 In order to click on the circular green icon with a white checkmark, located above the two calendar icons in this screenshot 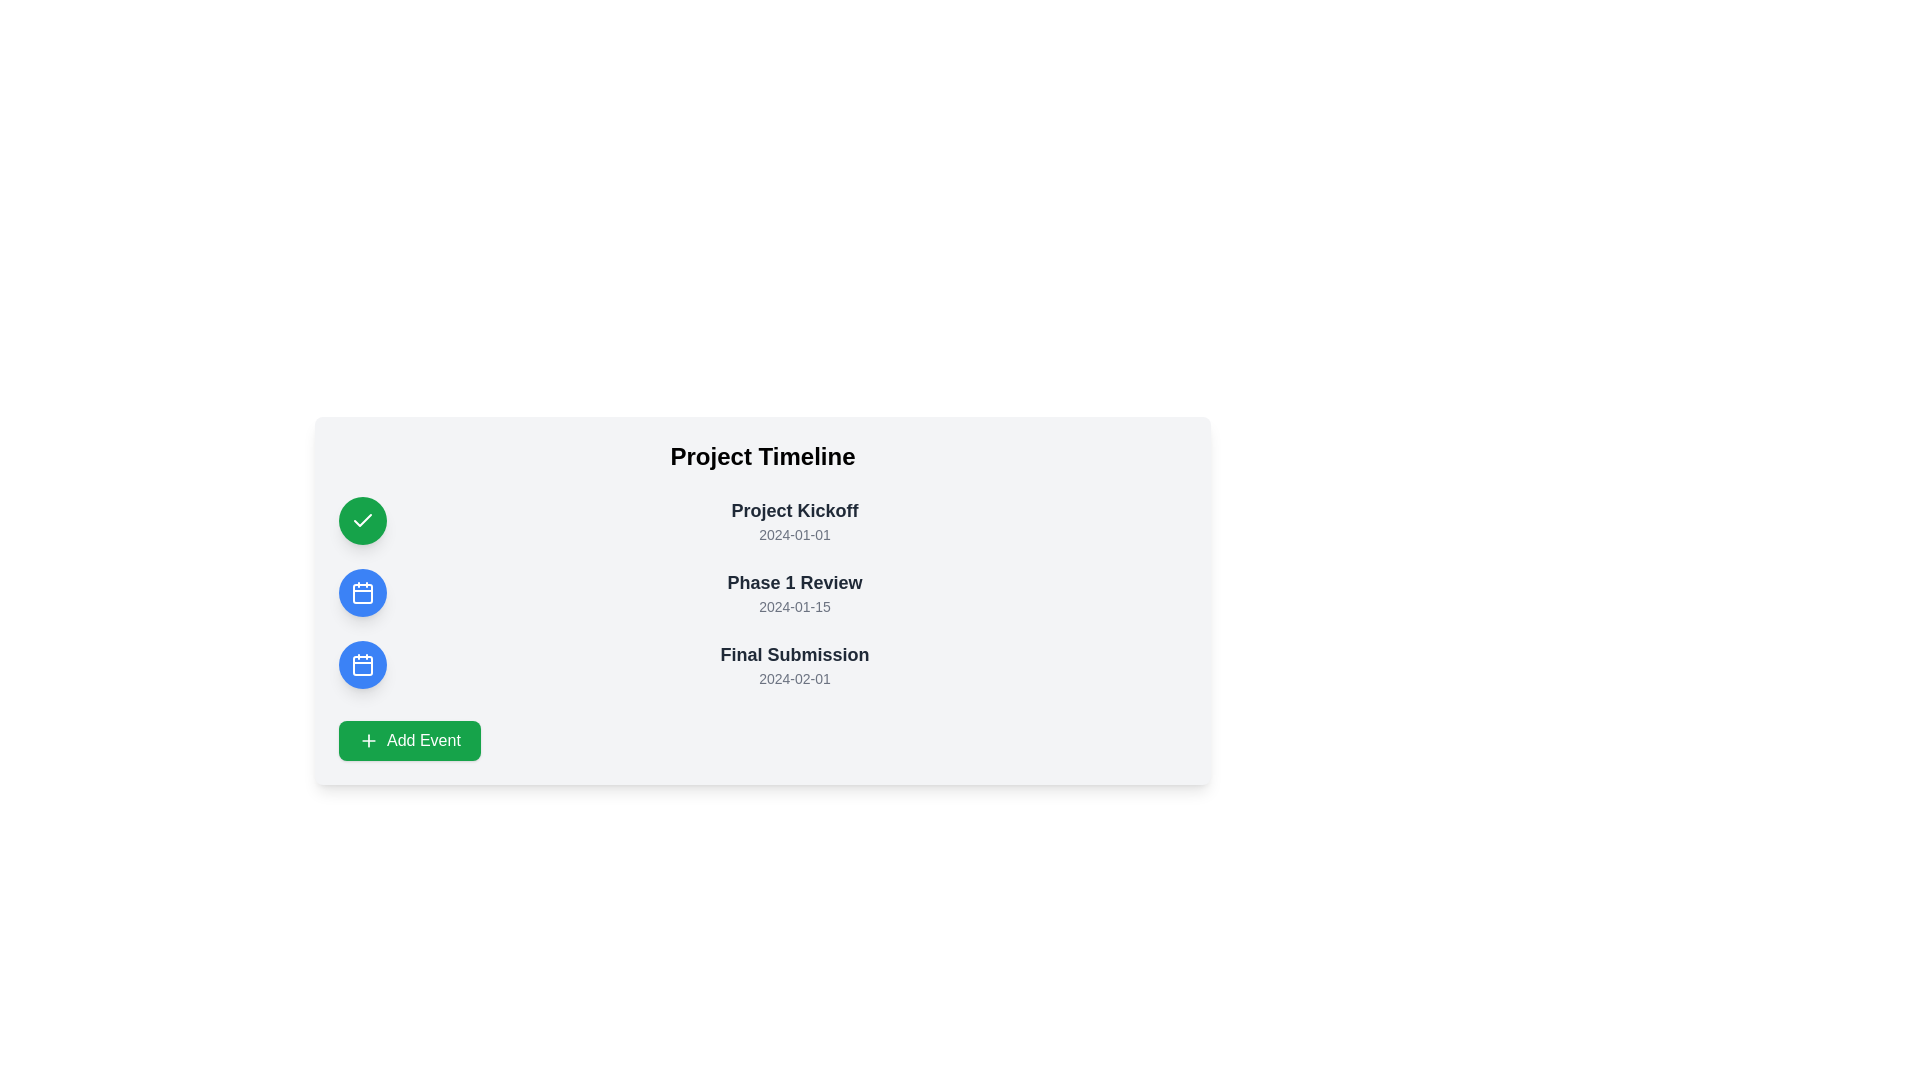, I will do `click(363, 519)`.